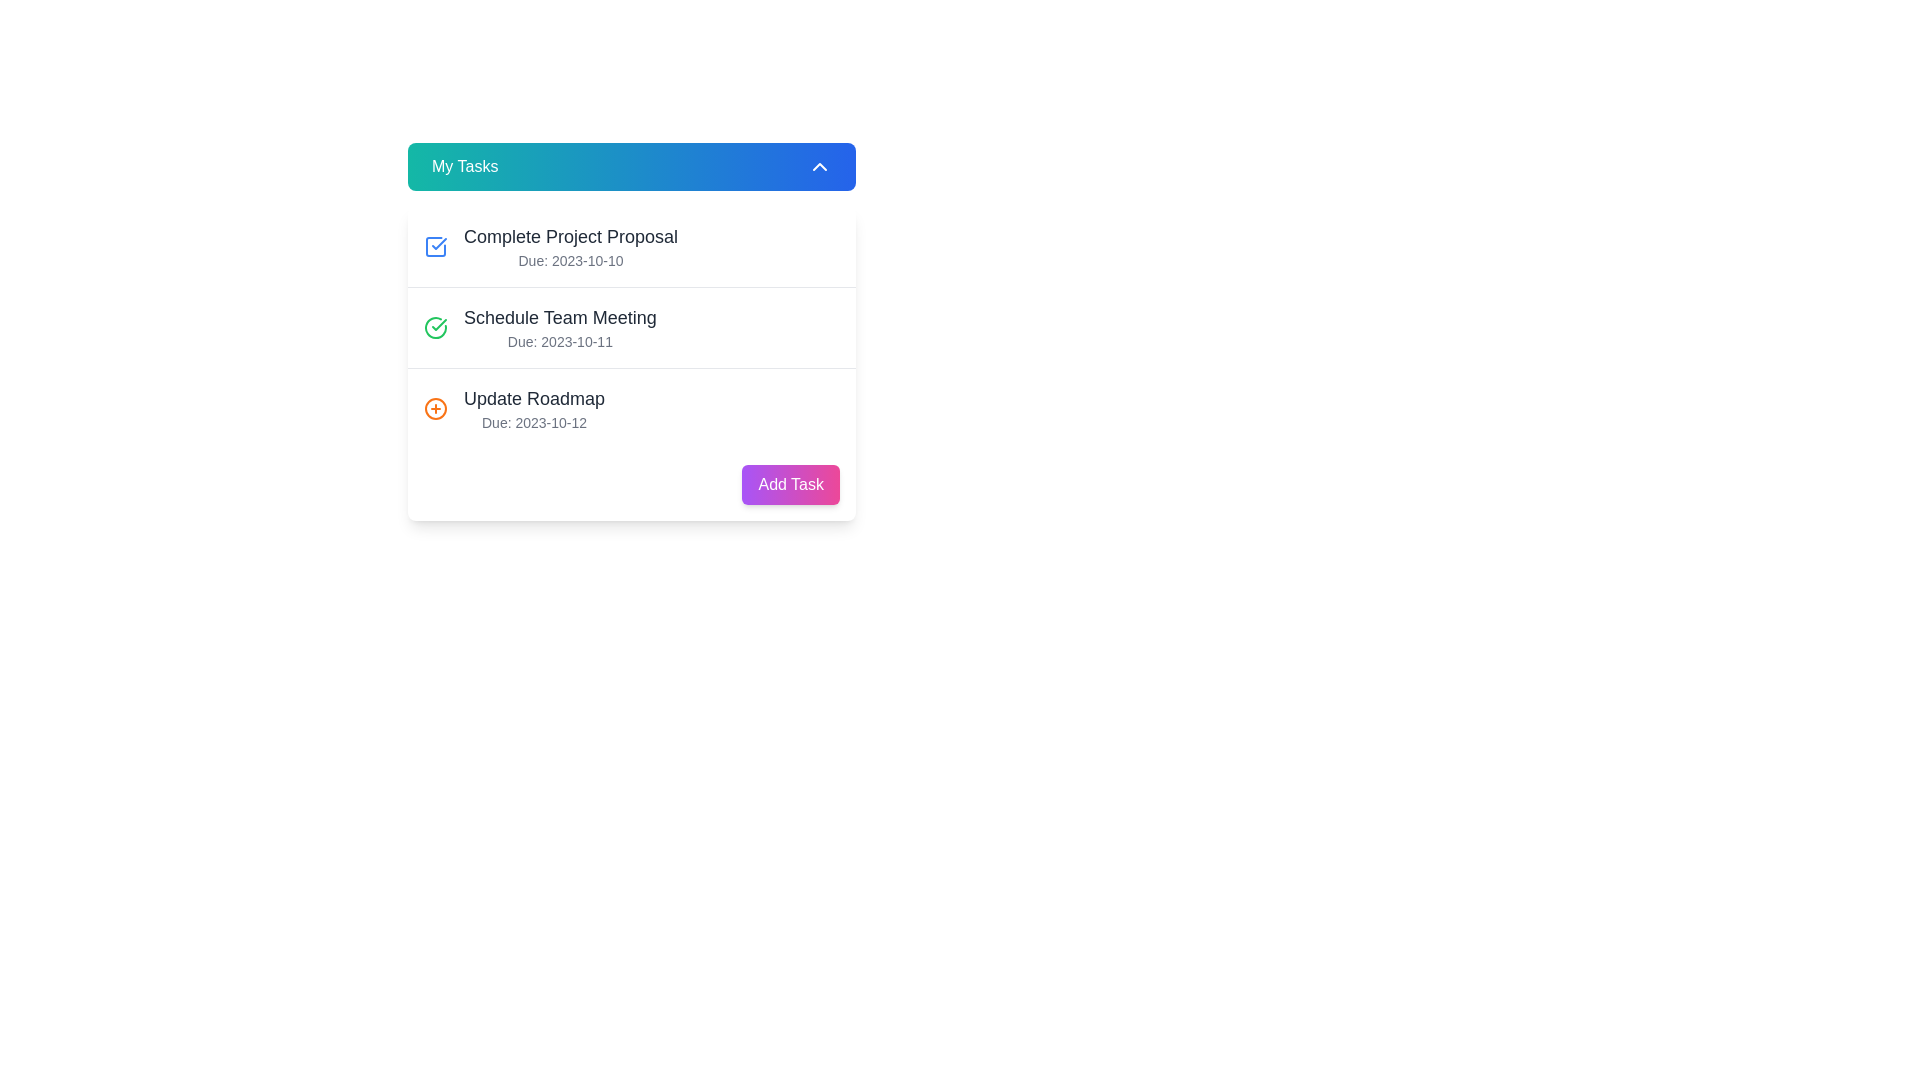 The height and width of the screenshot is (1080, 1920). I want to click on the text field displaying 'Due: 2023-10-11', which is located below the 'Schedule Team Meeting' title in the task list, so click(560, 341).